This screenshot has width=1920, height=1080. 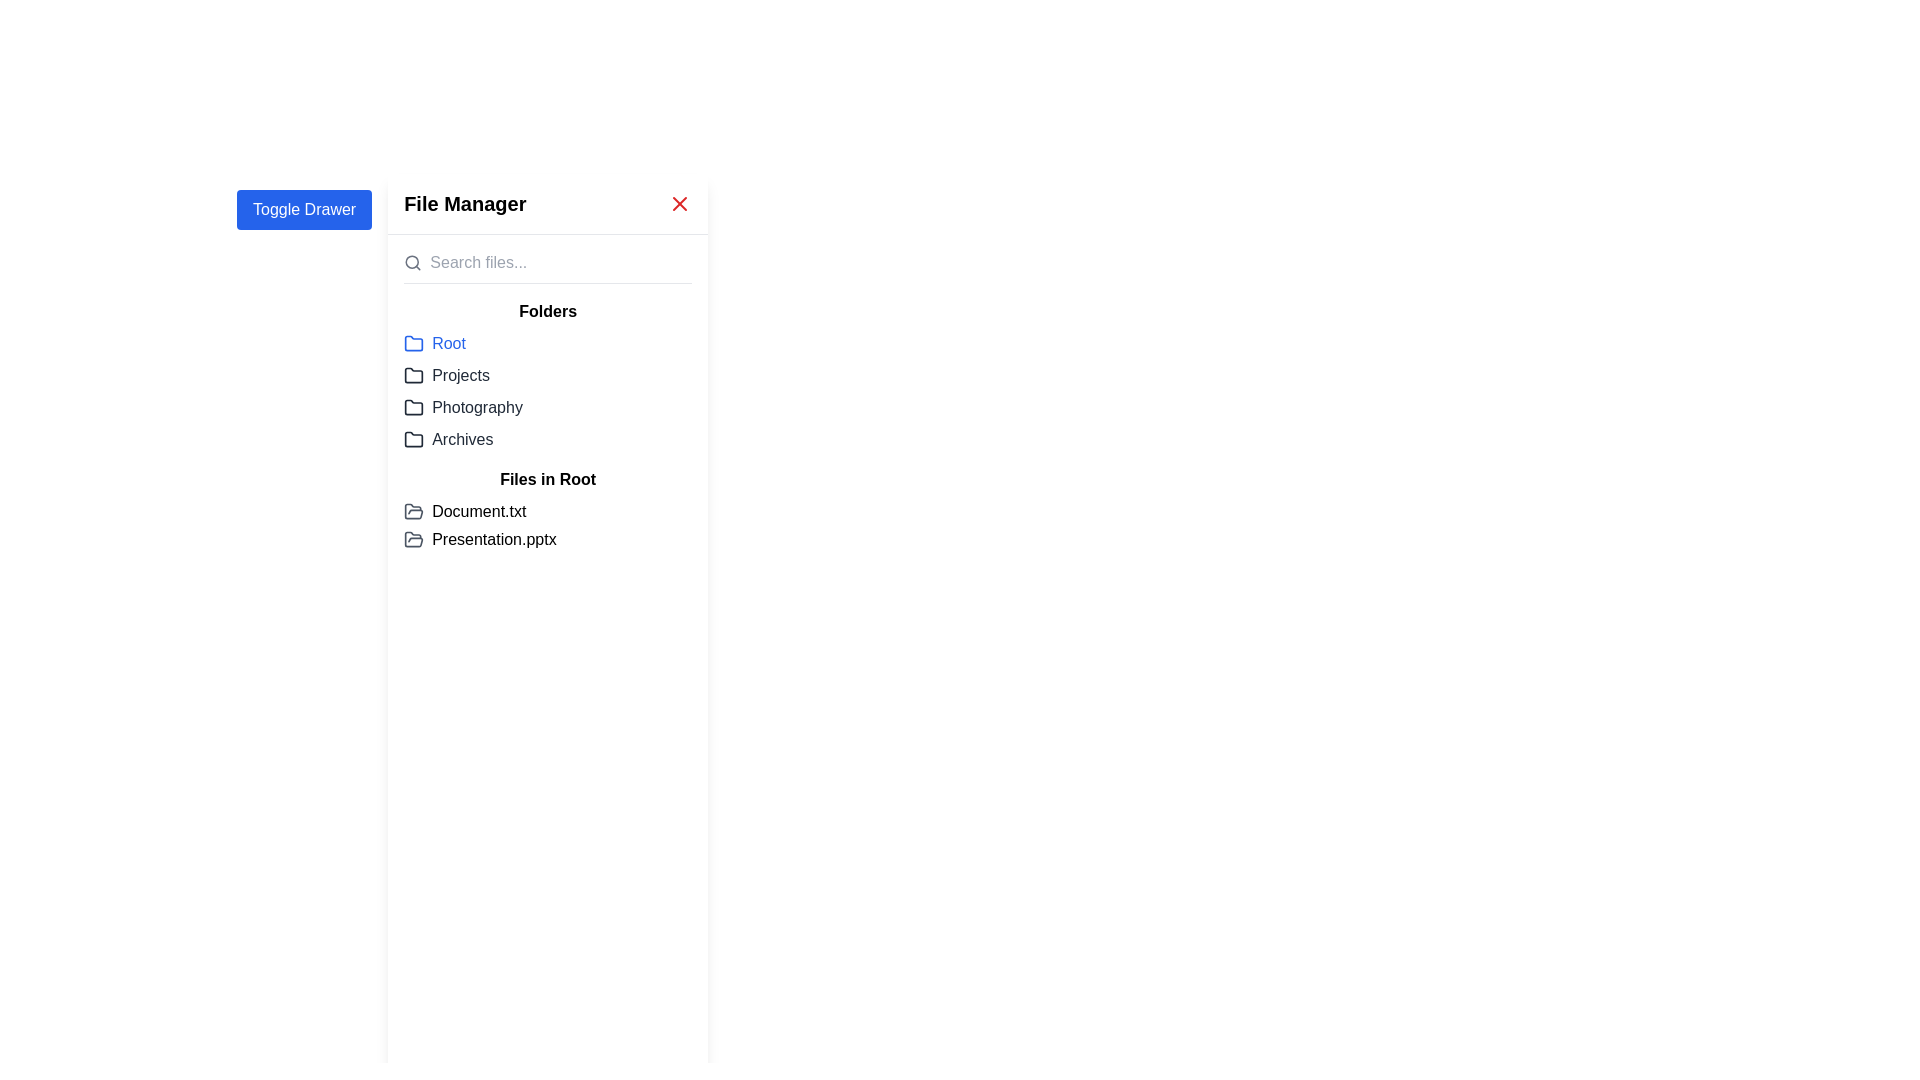 What do you see at coordinates (413, 438) in the screenshot?
I see `the folder icon located to the left of the 'Archives' text in the sidebar under the 'Folders' heading` at bounding box center [413, 438].